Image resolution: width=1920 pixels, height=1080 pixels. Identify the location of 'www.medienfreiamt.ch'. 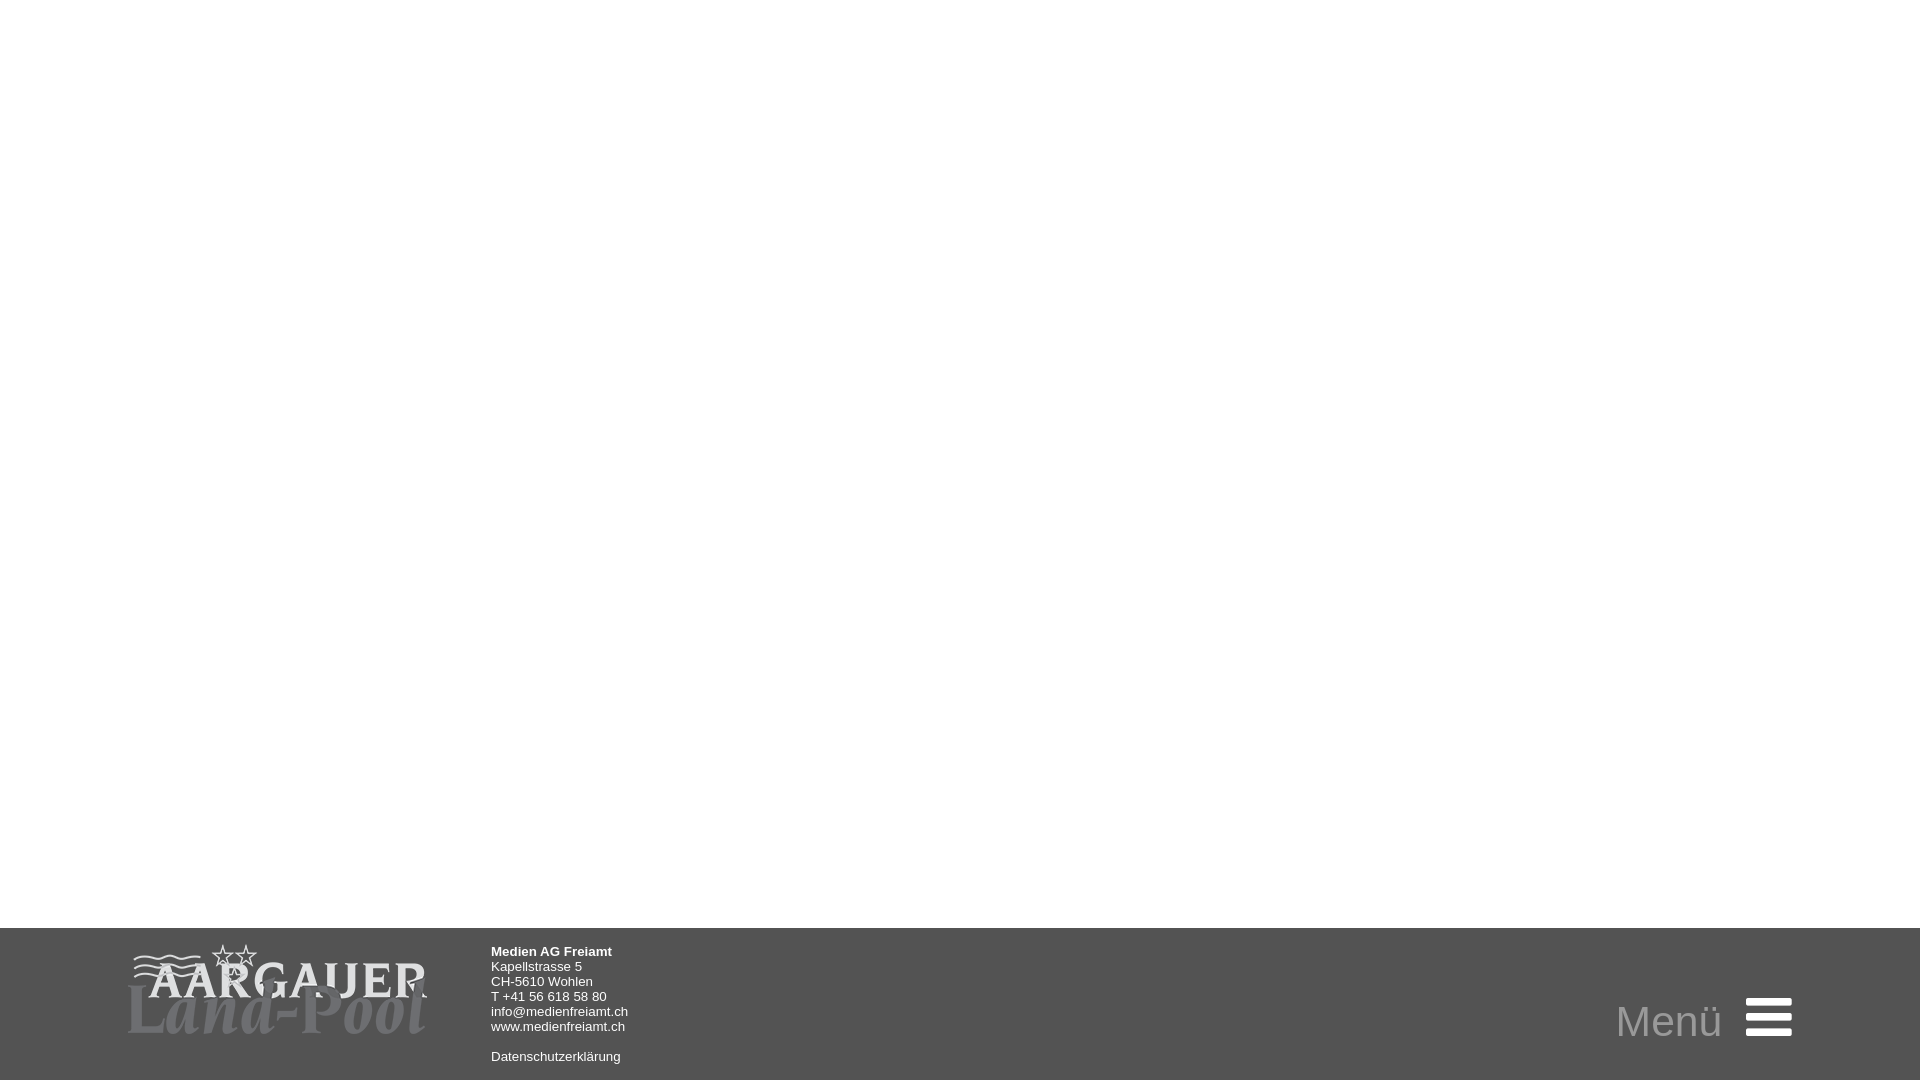
(490, 1026).